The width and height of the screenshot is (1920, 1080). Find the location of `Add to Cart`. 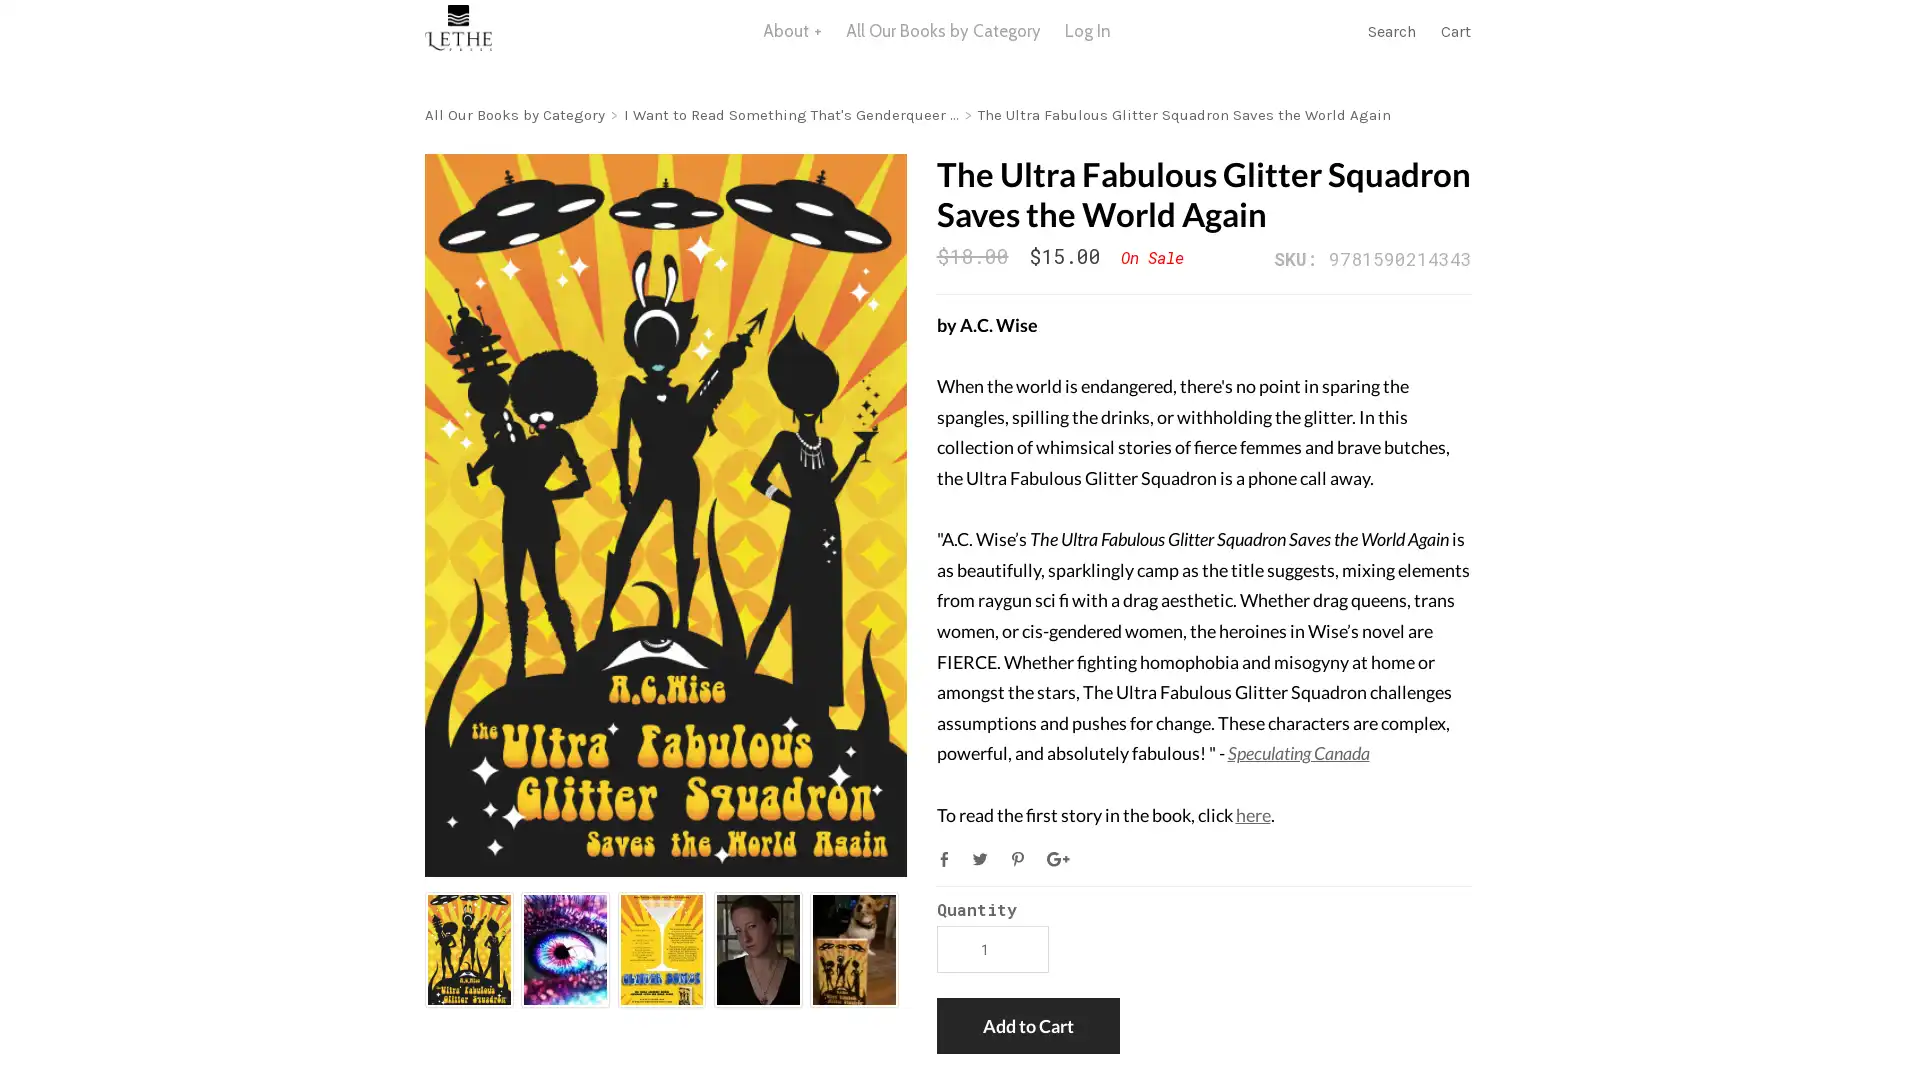

Add to Cart is located at coordinates (1027, 1025).